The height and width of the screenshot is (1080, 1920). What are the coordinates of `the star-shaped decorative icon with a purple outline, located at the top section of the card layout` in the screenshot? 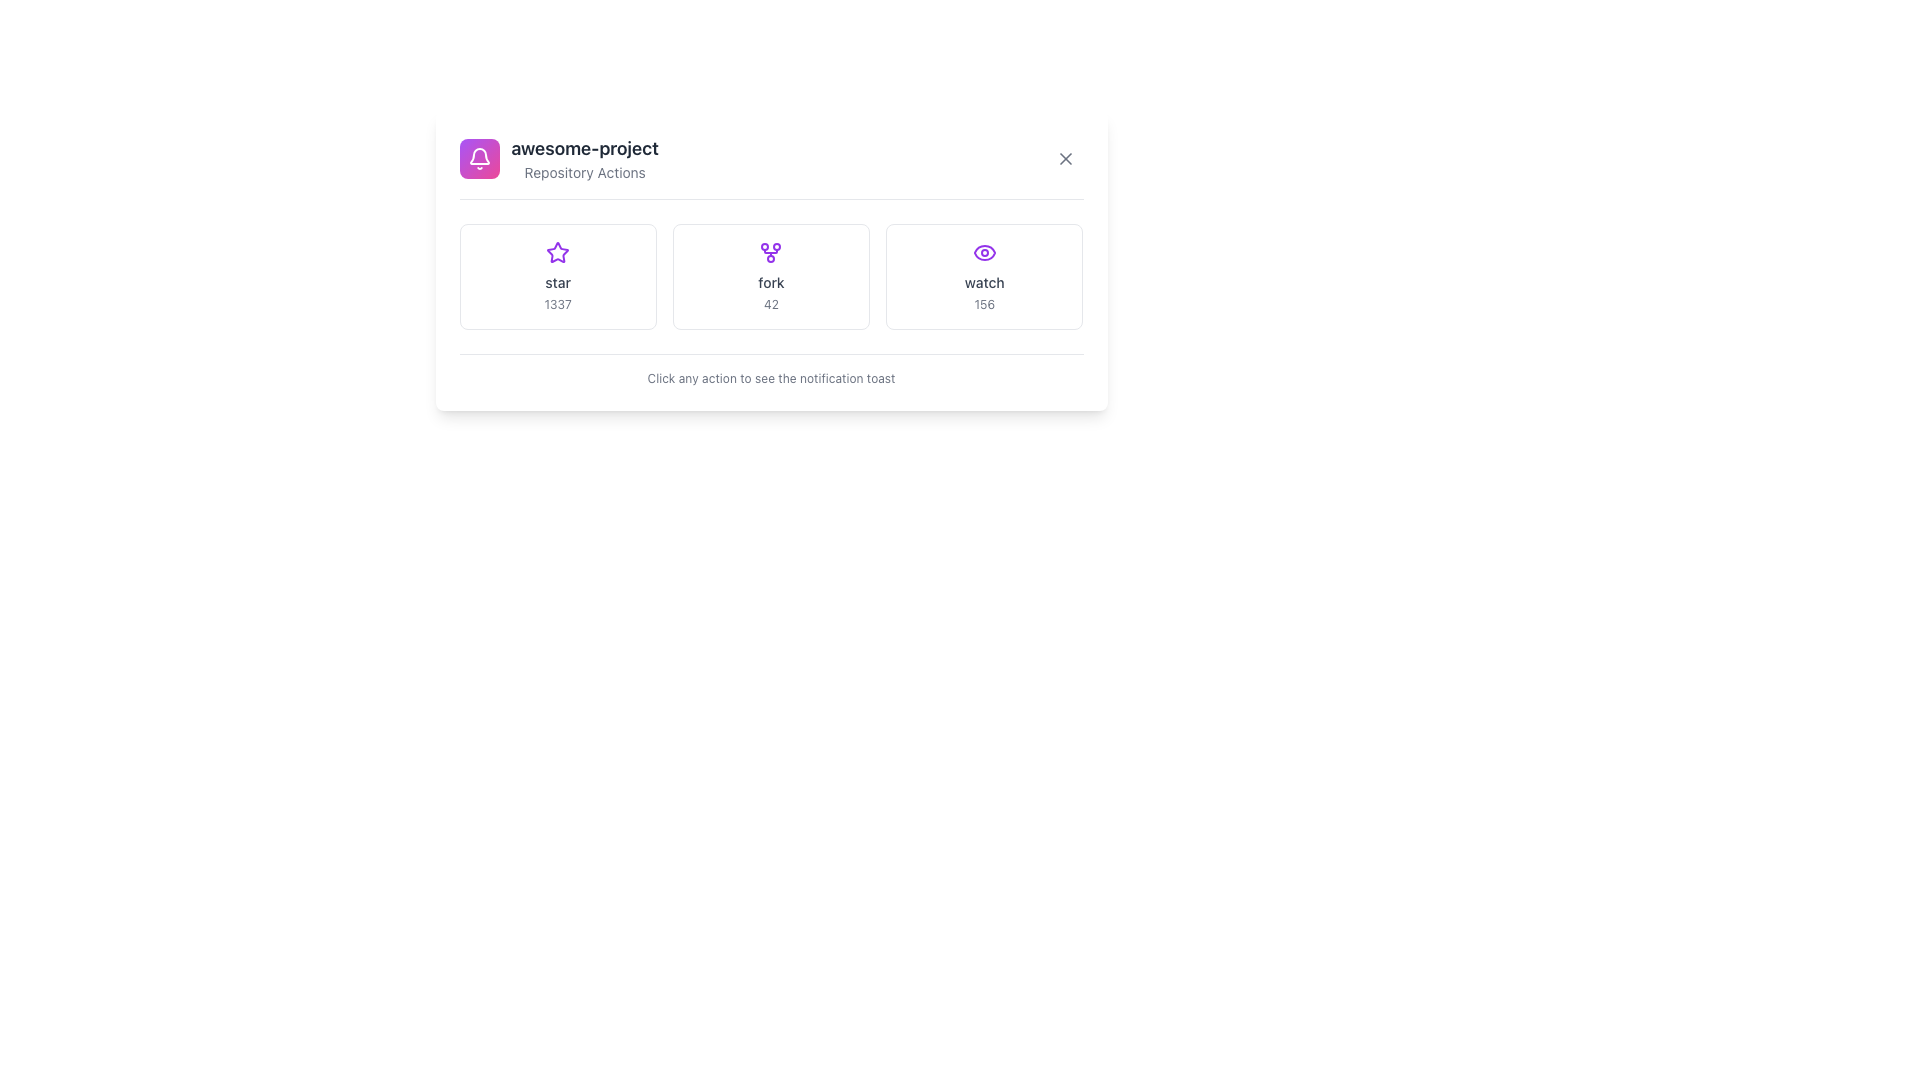 It's located at (558, 252).